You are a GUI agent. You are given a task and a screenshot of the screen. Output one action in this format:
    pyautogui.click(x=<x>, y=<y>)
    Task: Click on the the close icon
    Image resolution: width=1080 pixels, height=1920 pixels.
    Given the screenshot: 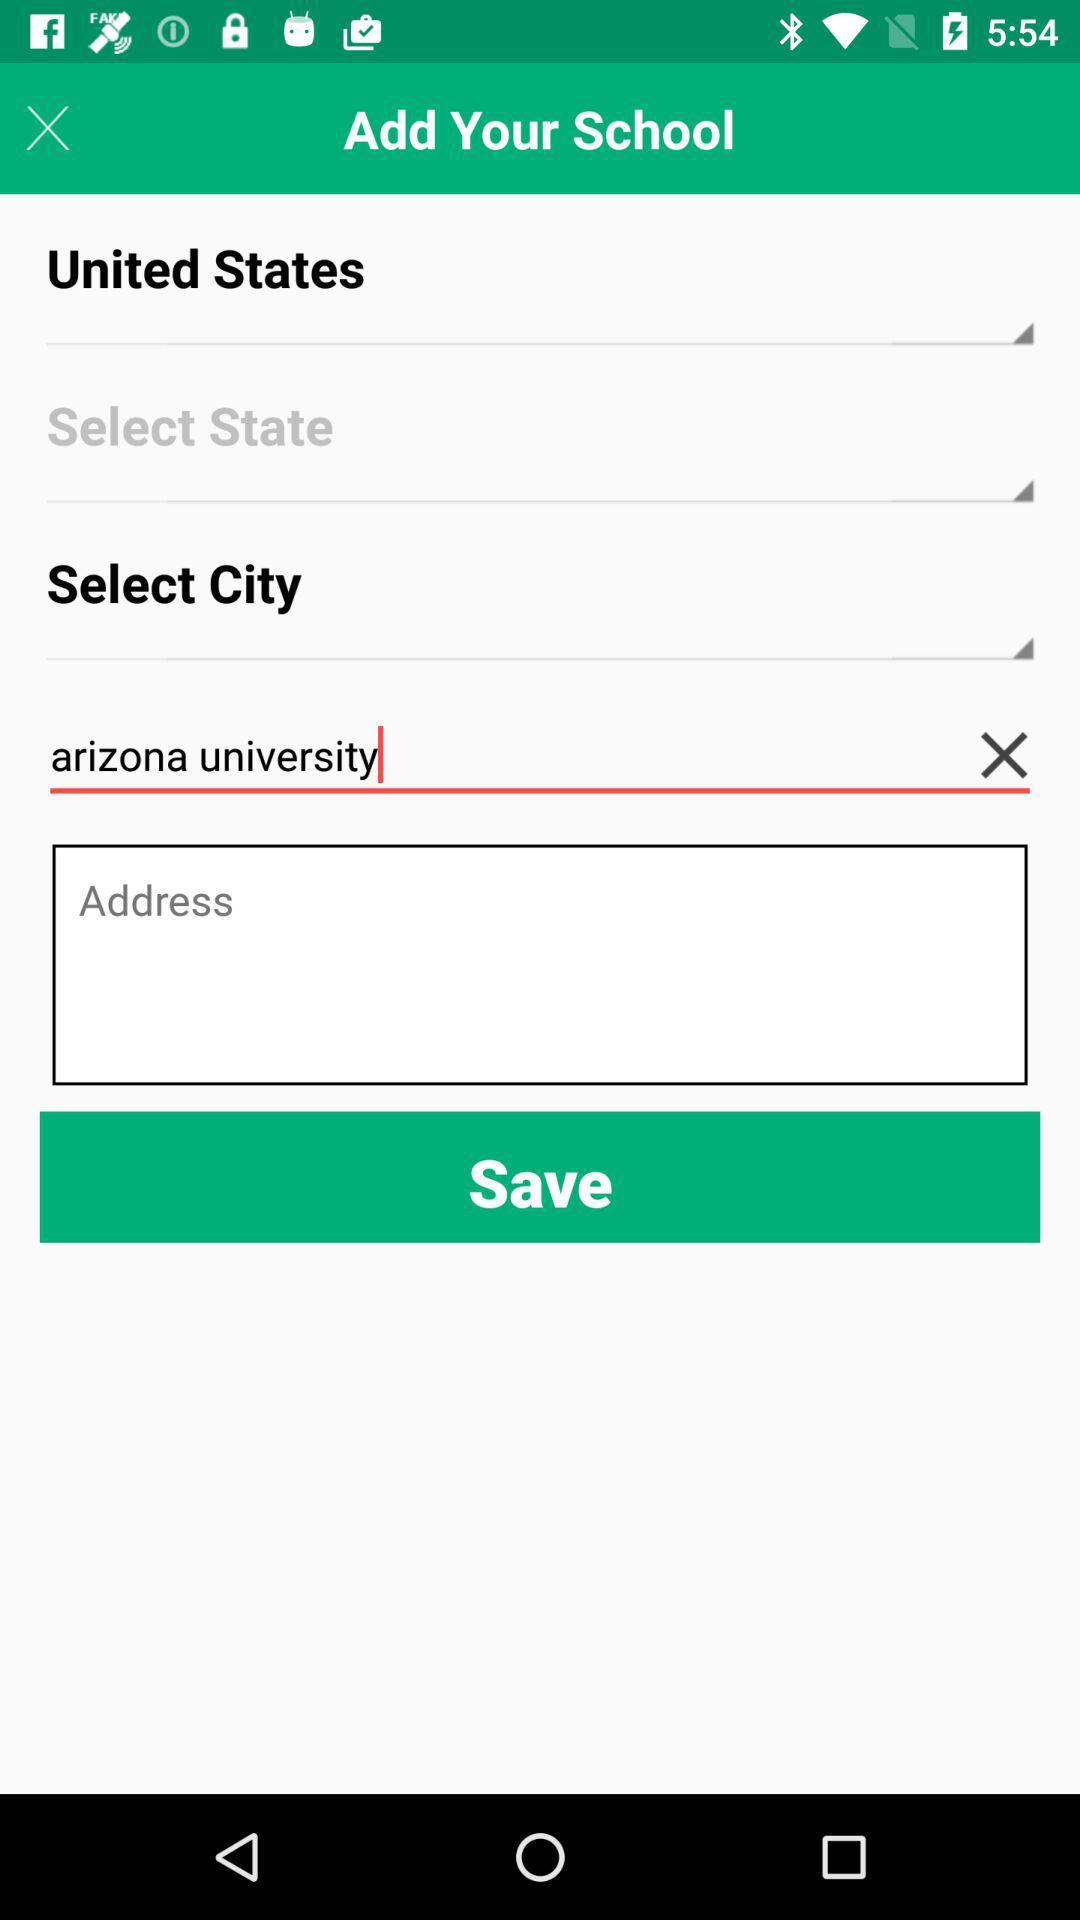 What is the action you would take?
    pyautogui.click(x=1019, y=754)
    